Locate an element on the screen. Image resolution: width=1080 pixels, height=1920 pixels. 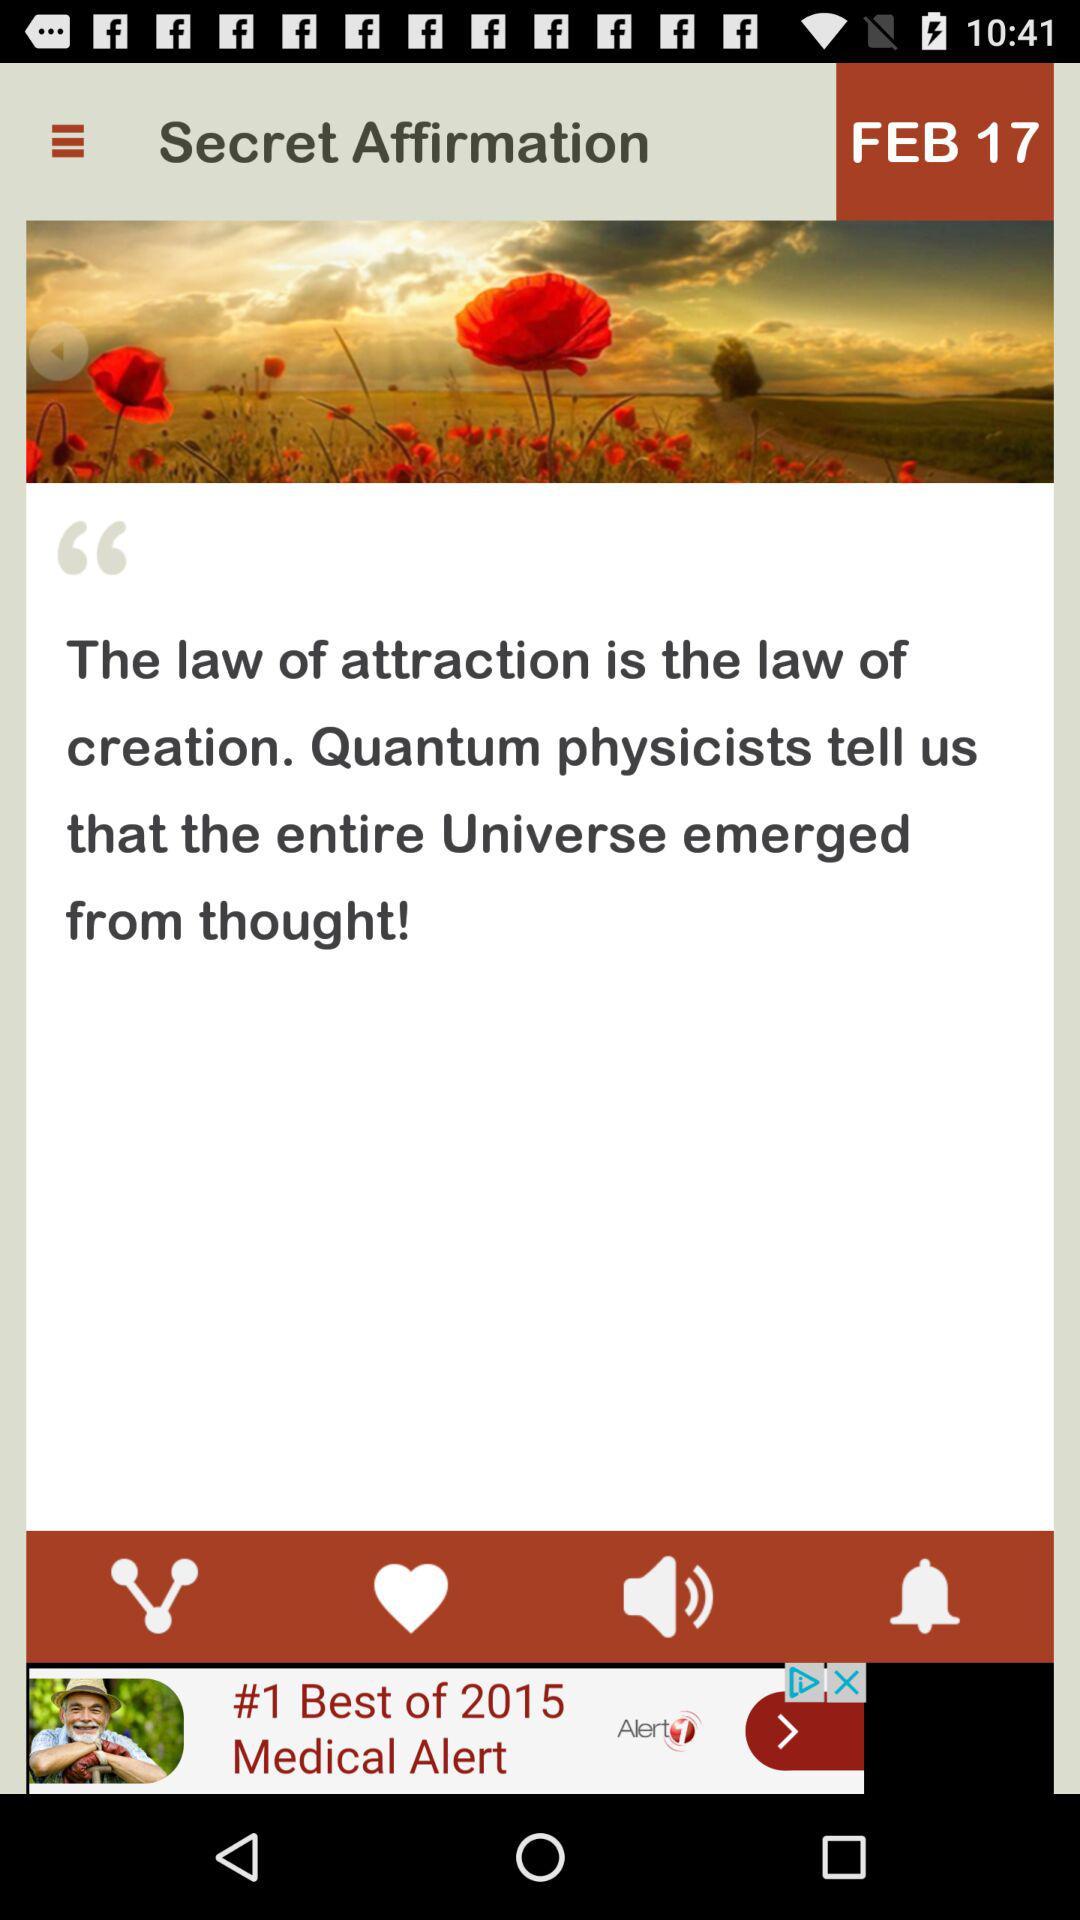
know bout the advertisement is located at coordinates (445, 1727).